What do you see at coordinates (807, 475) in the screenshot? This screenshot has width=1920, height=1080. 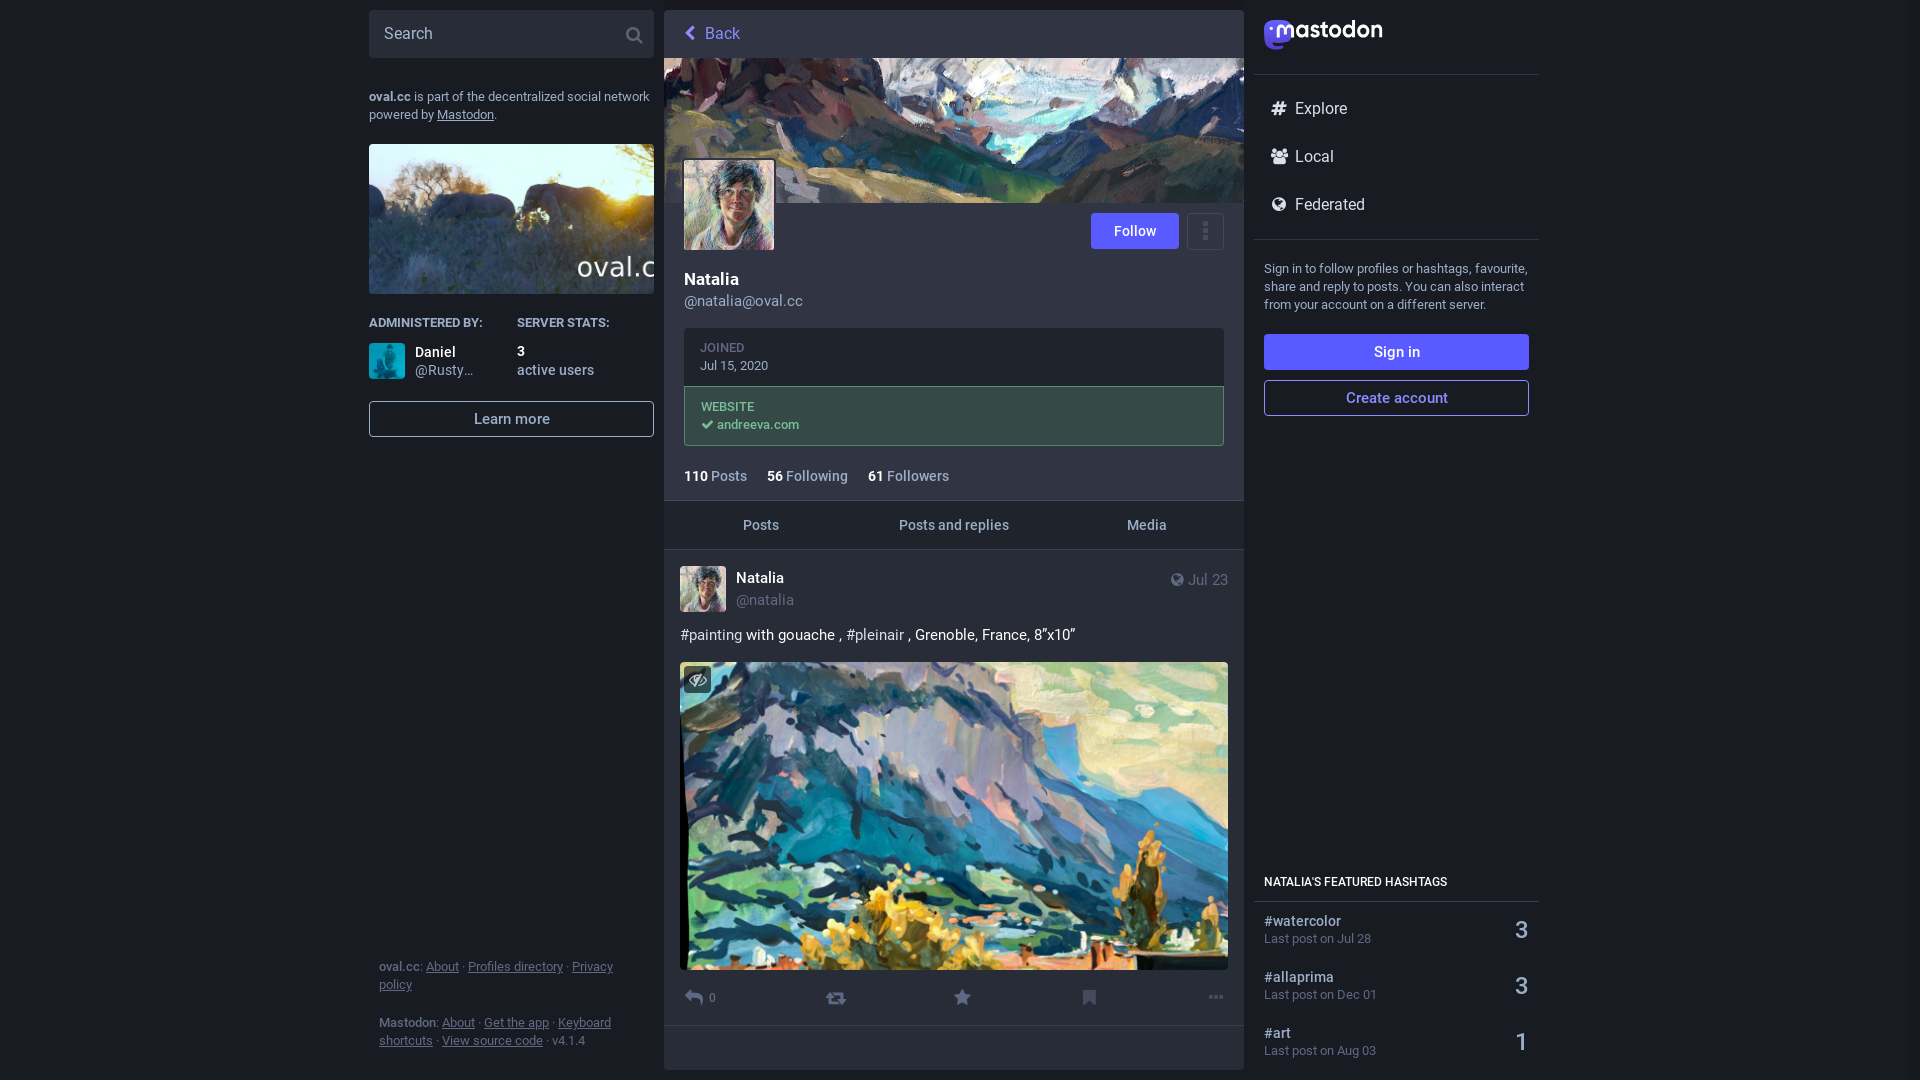 I see `'56 Following'` at bounding box center [807, 475].